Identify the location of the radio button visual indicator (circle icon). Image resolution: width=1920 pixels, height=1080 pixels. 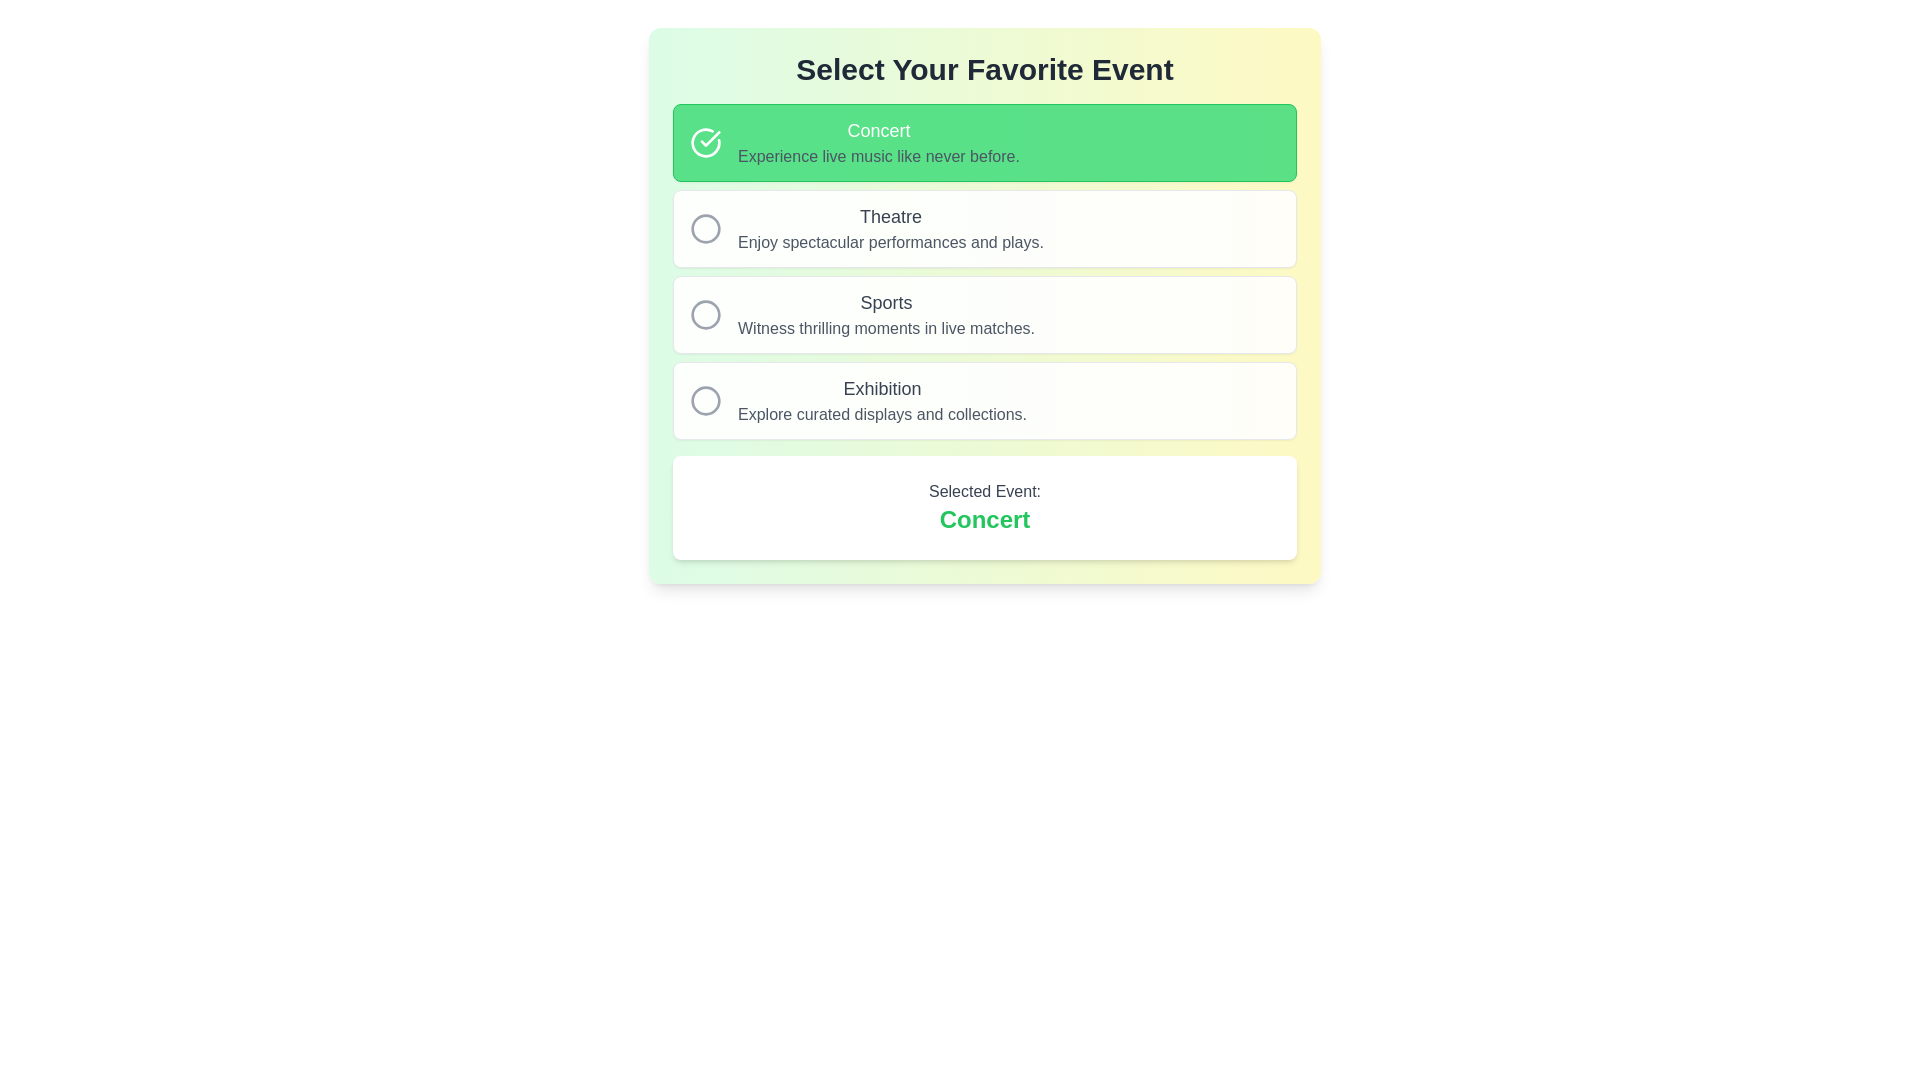
(705, 227).